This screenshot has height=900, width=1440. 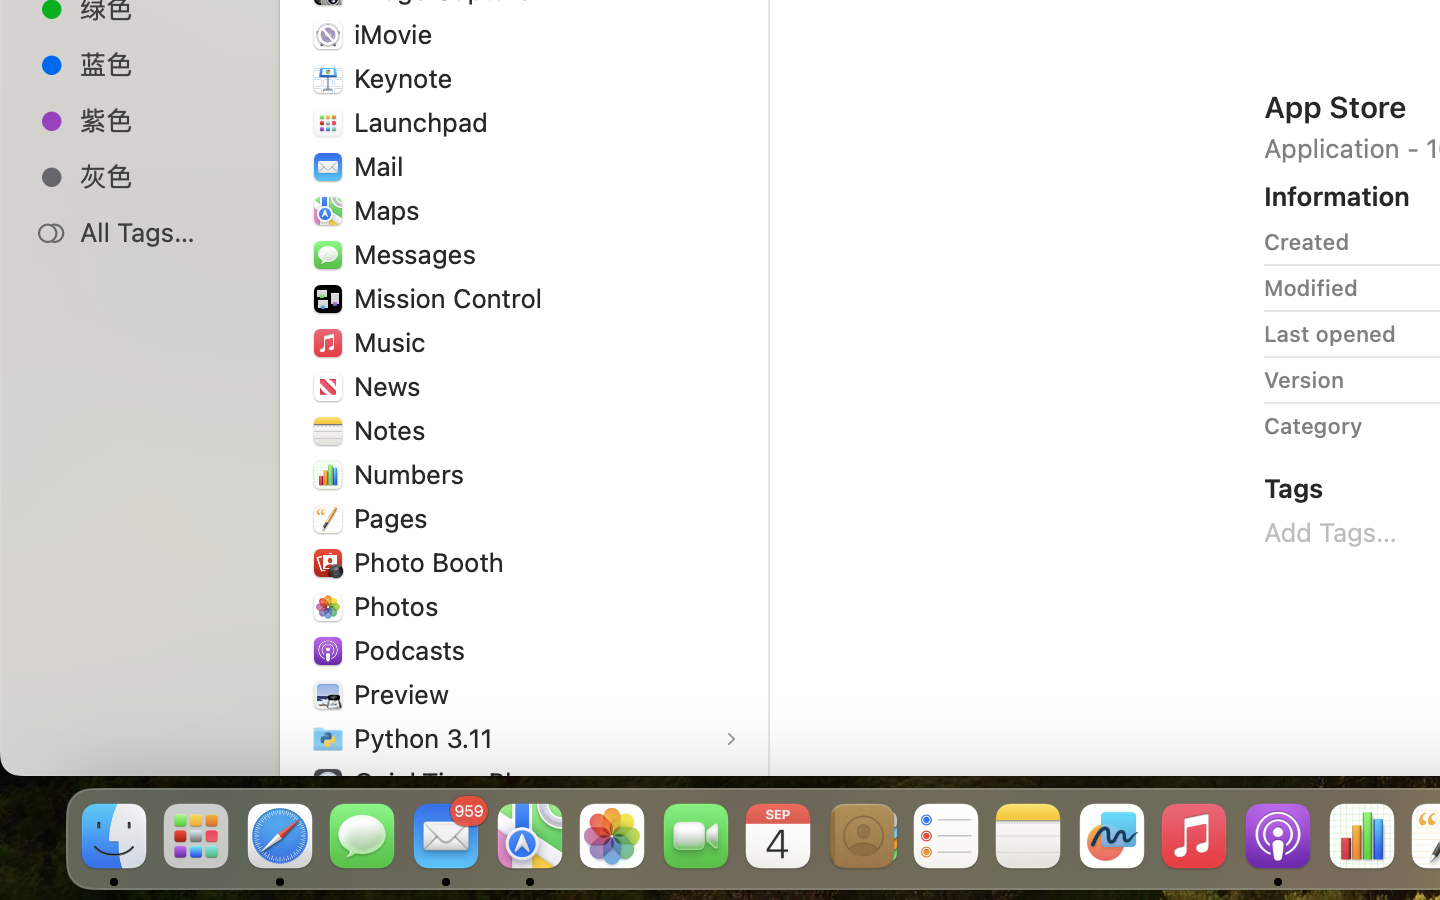 I want to click on 'Maps', so click(x=389, y=209).